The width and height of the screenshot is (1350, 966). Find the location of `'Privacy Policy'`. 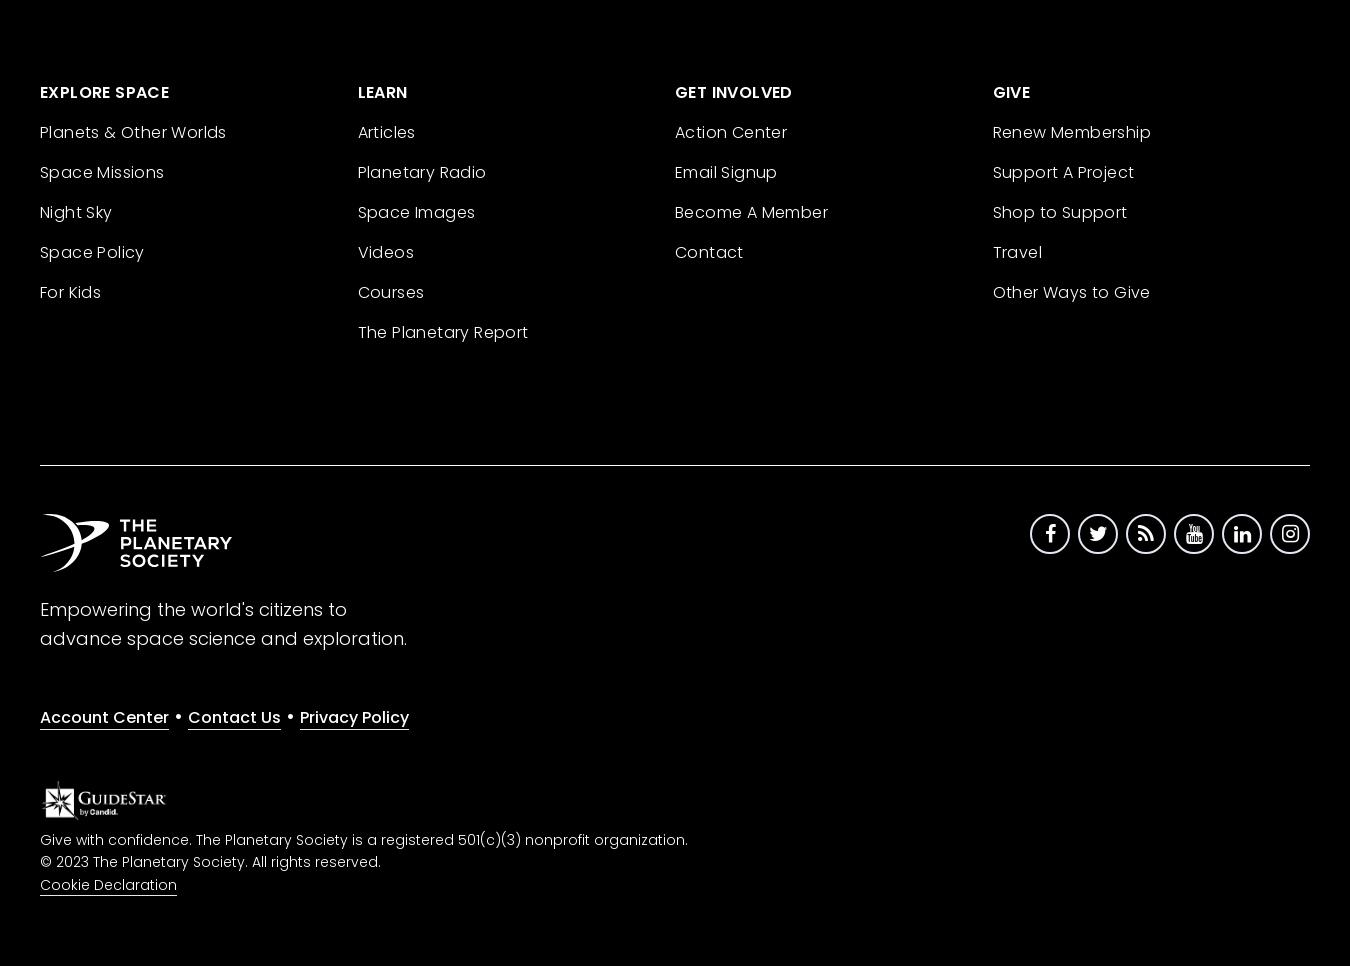

'Privacy Policy' is located at coordinates (354, 715).